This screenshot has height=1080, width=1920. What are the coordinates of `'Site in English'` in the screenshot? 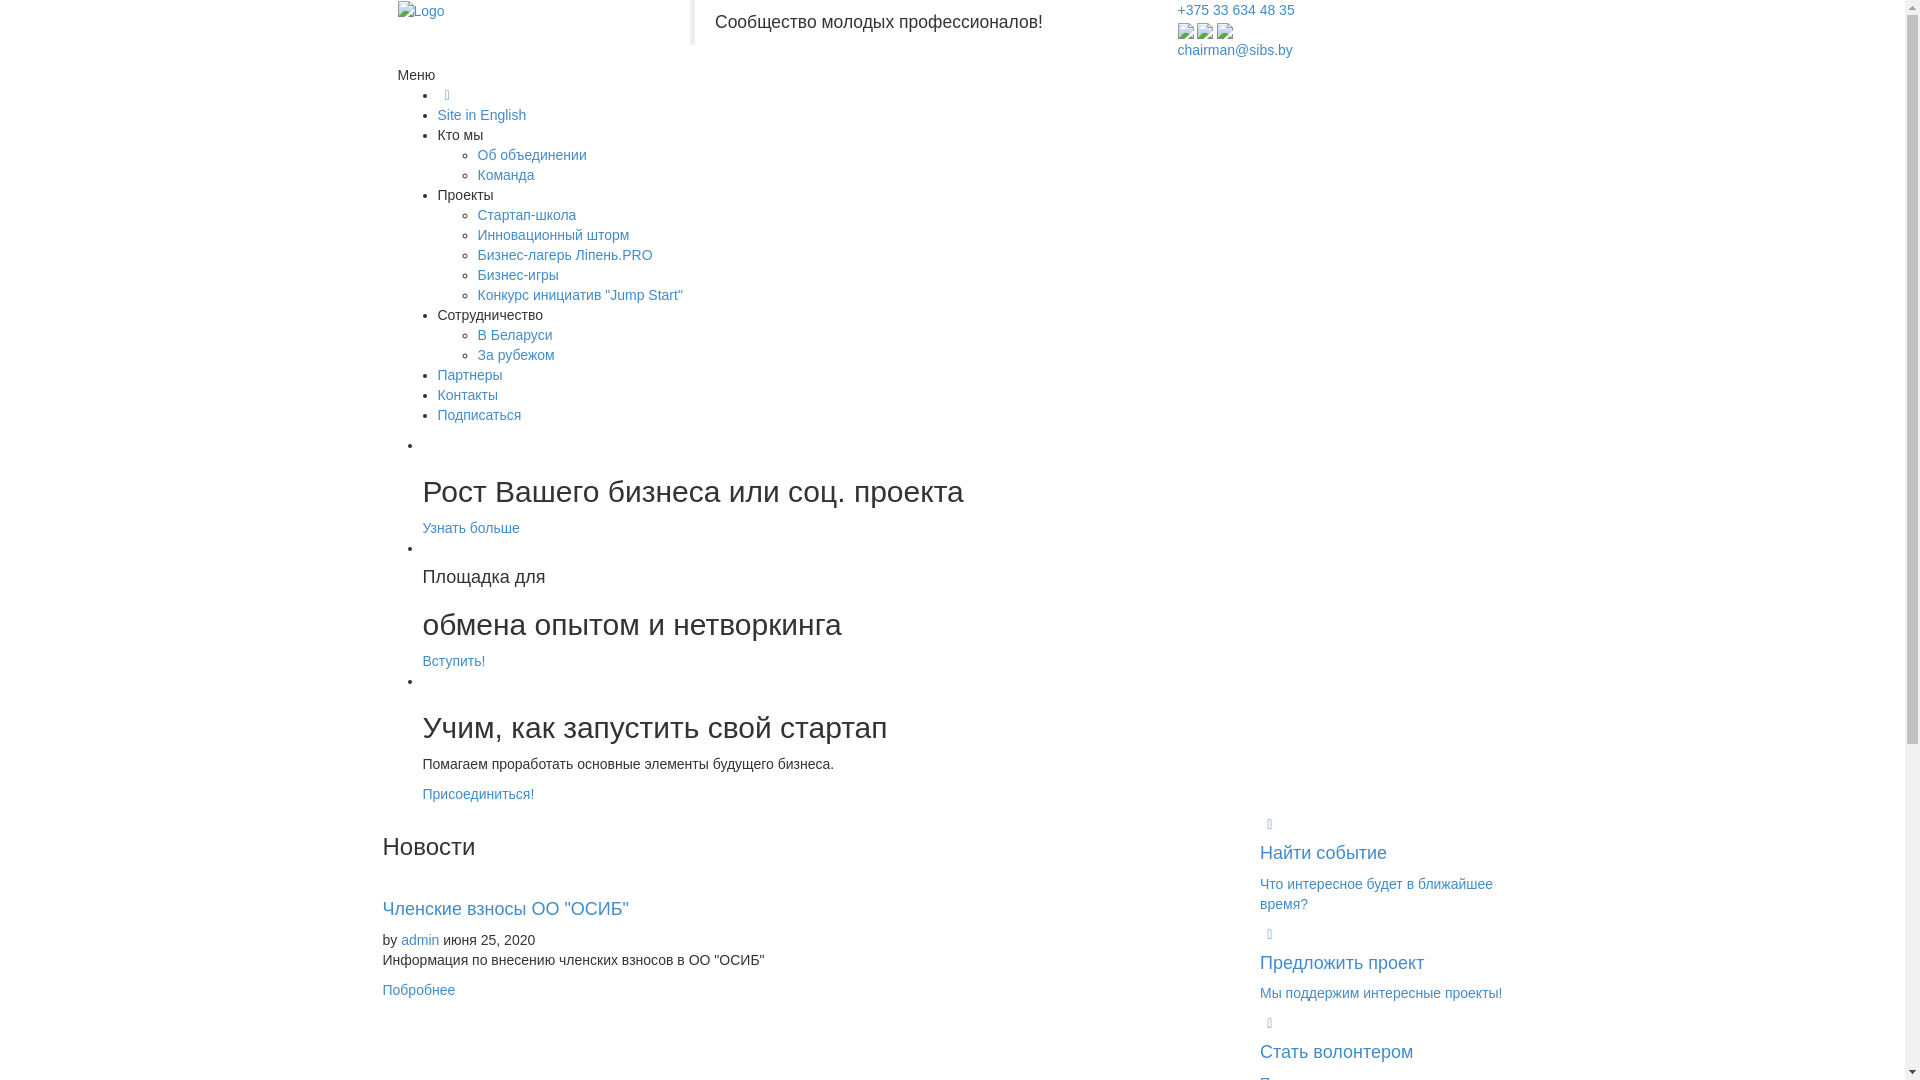 It's located at (482, 115).